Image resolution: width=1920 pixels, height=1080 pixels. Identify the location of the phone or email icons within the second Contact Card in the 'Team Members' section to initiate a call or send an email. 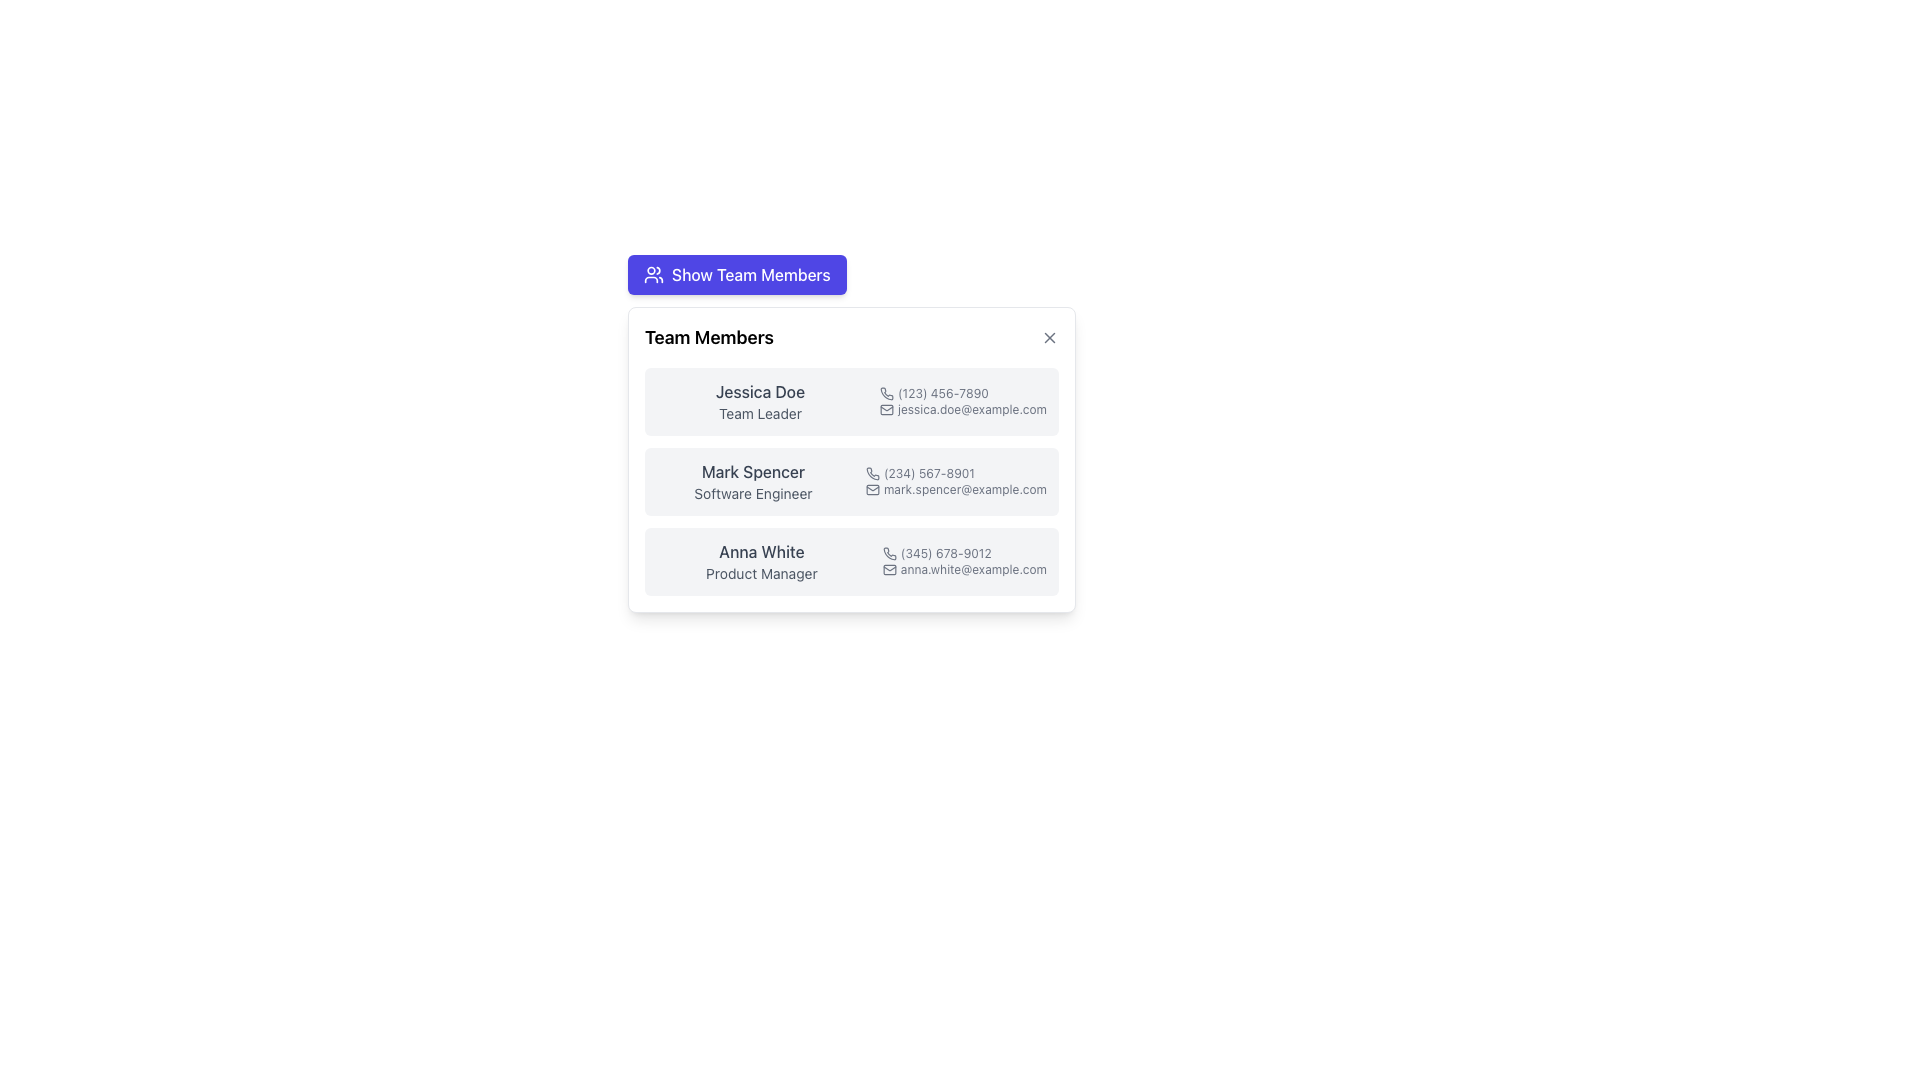
(851, 482).